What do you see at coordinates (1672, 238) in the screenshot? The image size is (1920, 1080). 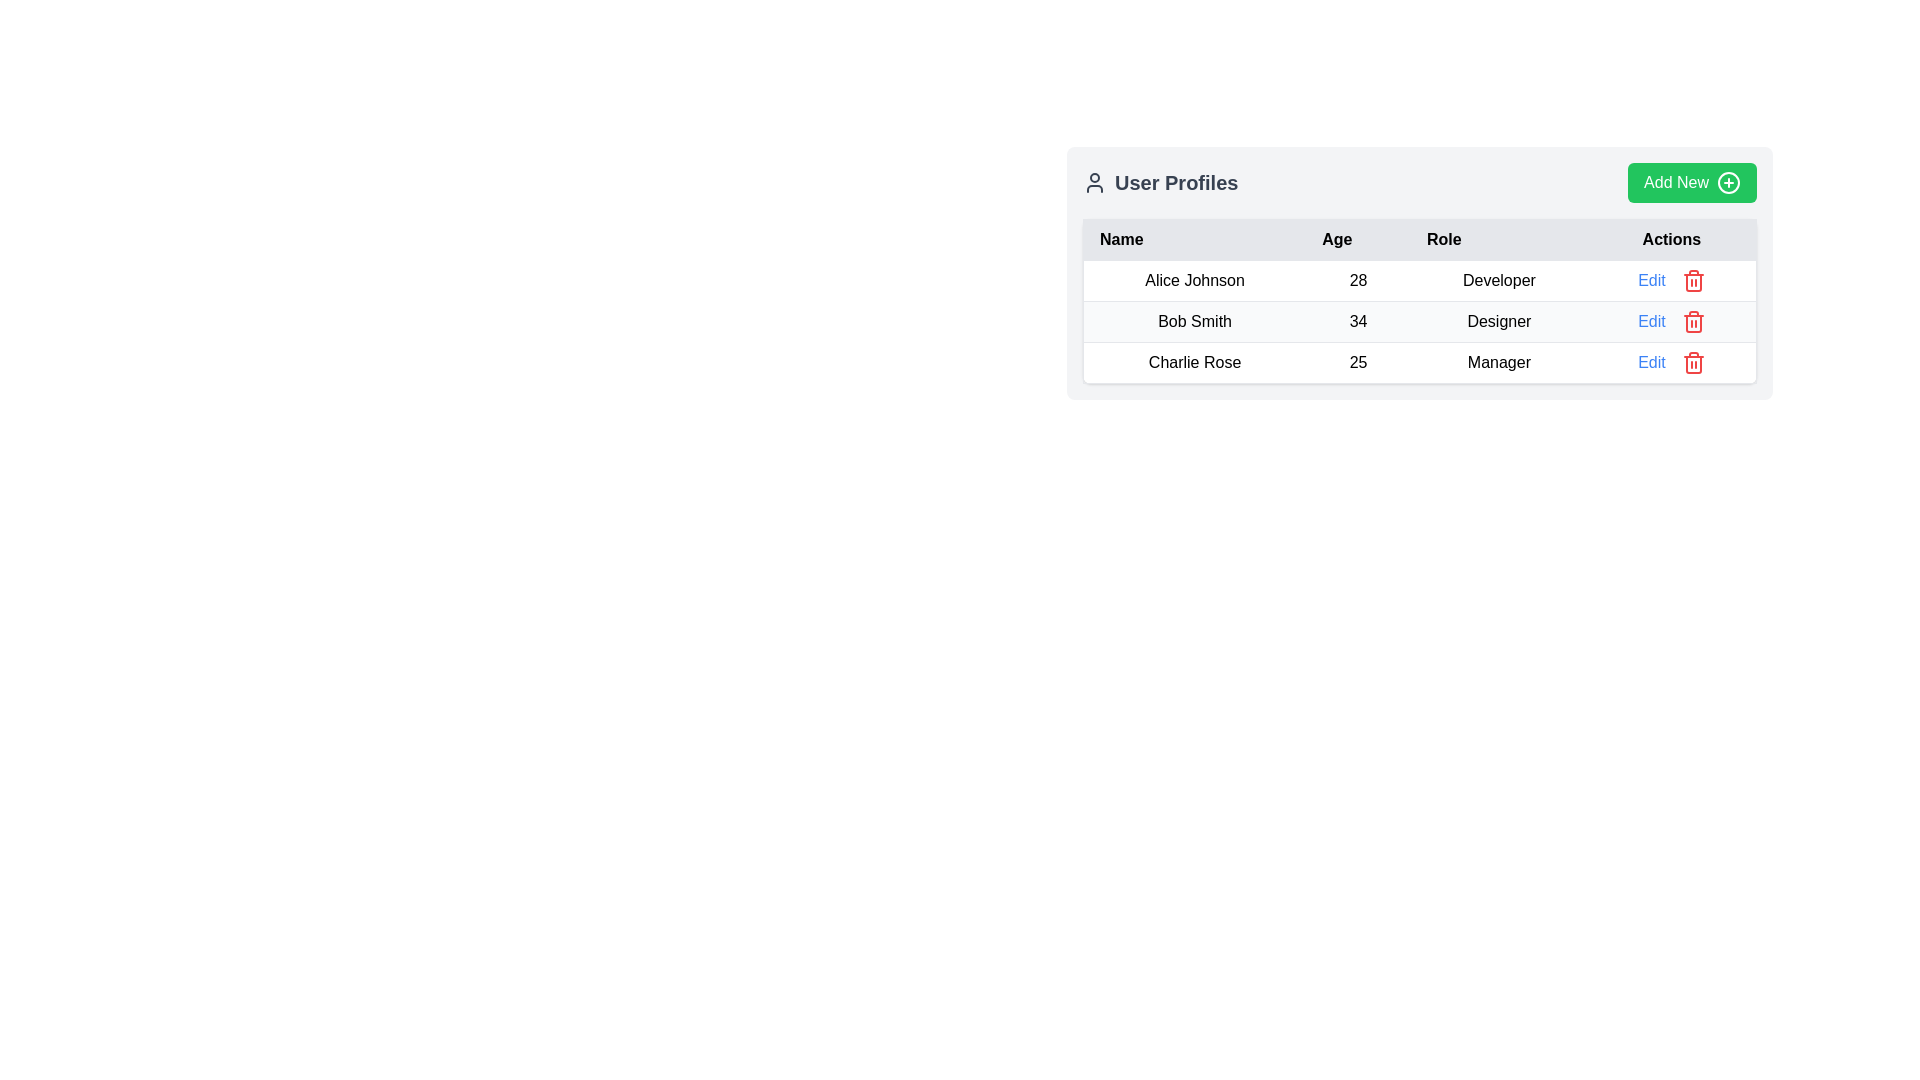 I see `the Table Header displaying 'Actions' in bold, located at the far right of the table header with a light-colored background` at bounding box center [1672, 238].